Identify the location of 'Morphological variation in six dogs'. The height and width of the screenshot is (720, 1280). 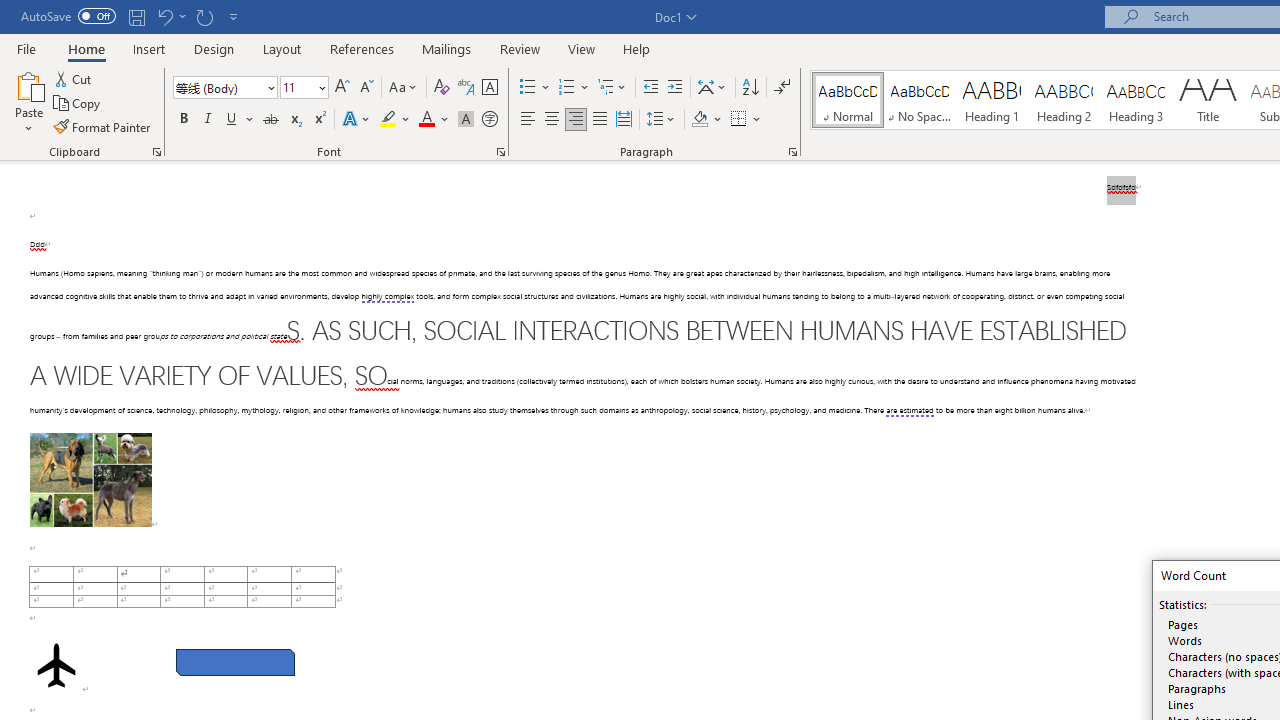
(89, 479).